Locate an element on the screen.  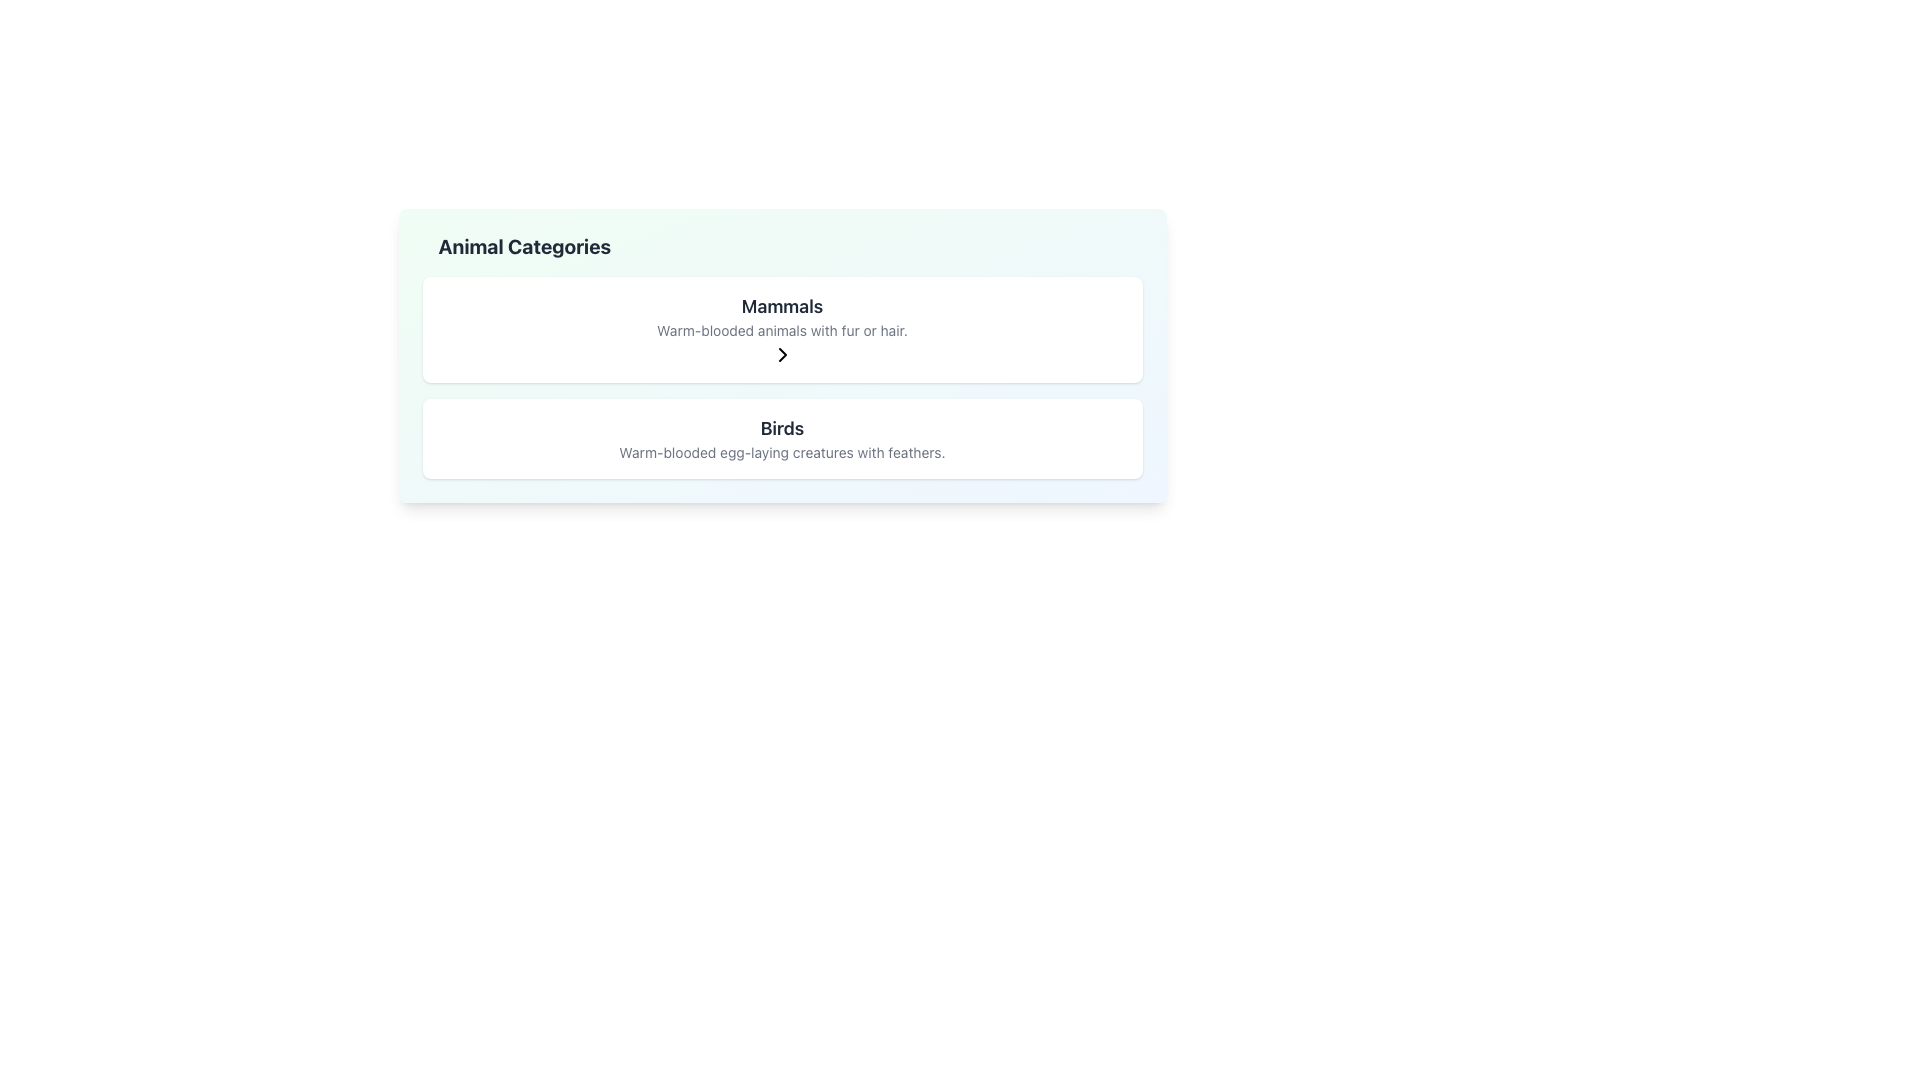
the 'Mammals' text label, which is a bold dark gray headline within the first card of a vertically stacked list of animal categories is located at coordinates (781, 307).